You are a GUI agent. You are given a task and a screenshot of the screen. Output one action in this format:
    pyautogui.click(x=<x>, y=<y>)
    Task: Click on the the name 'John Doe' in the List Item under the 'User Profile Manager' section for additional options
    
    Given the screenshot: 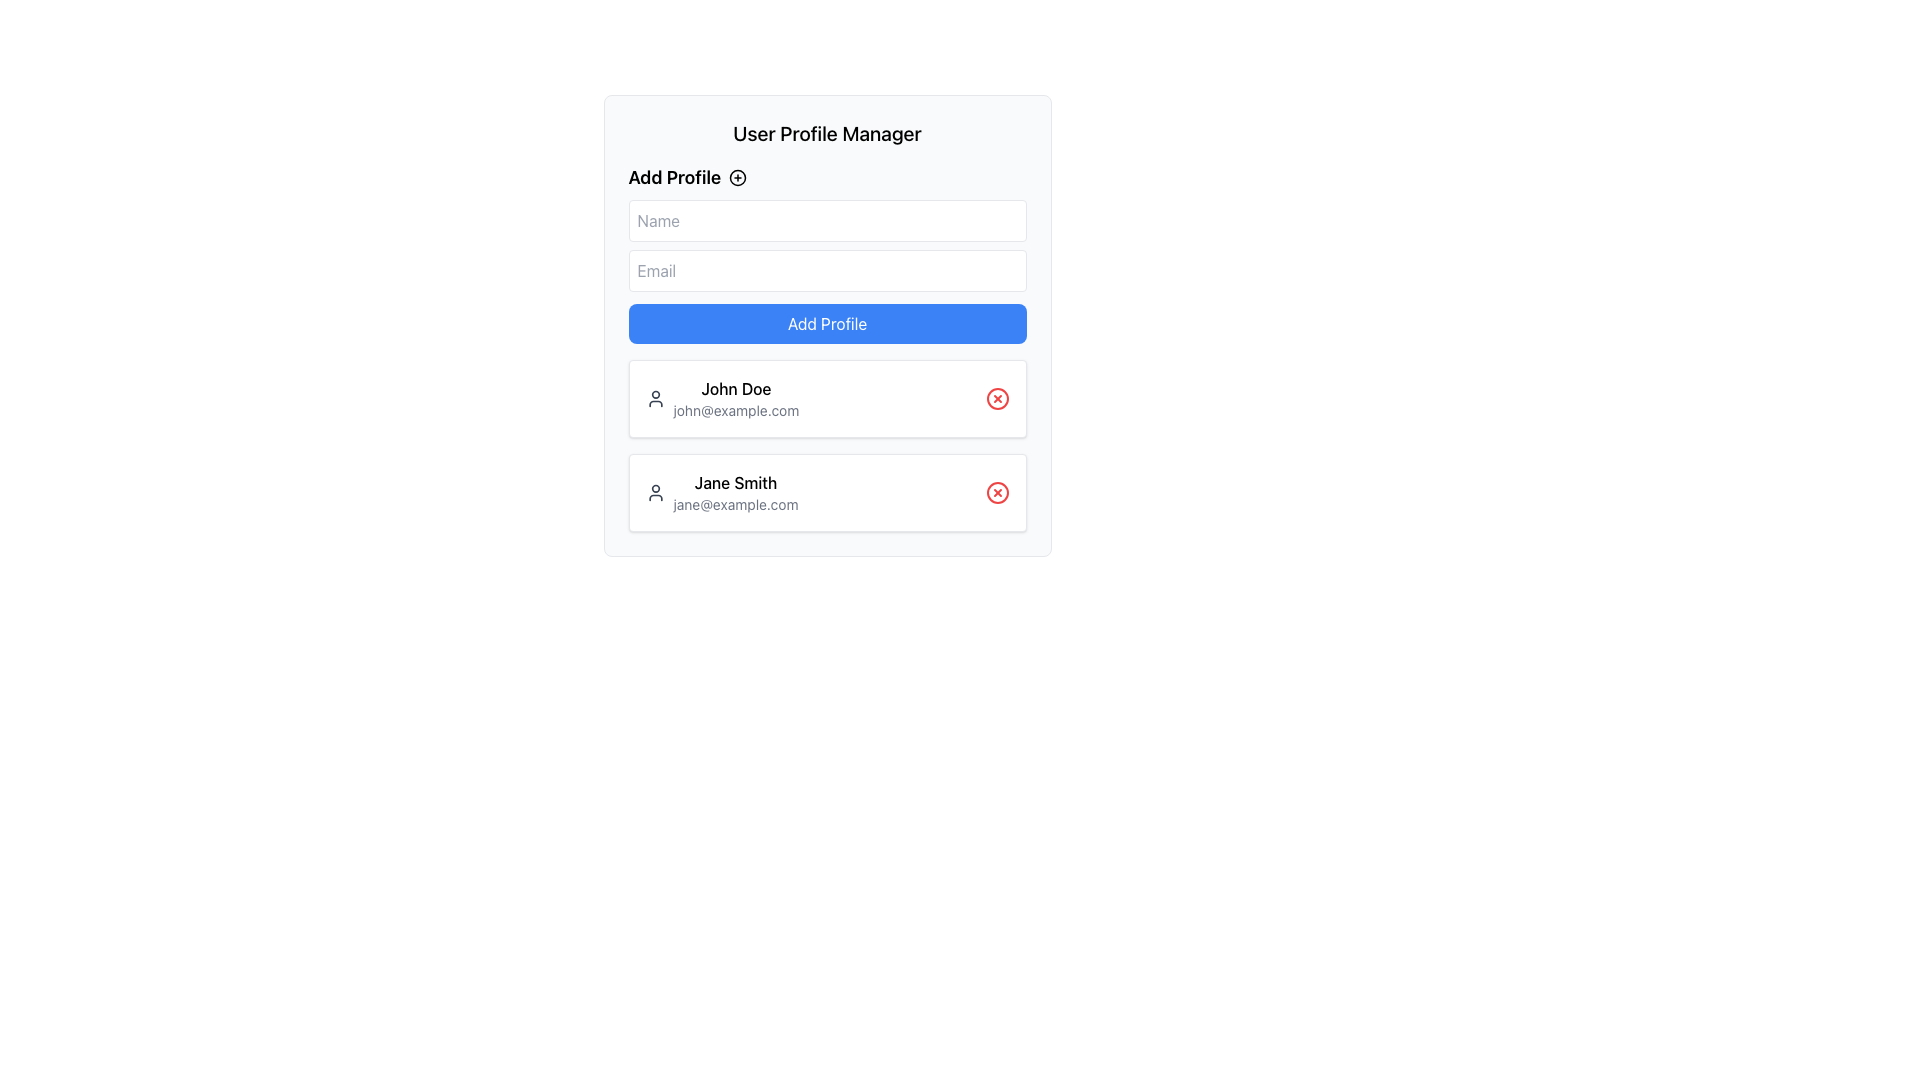 What is the action you would take?
    pyautogui.click(x=721, y=398)
    